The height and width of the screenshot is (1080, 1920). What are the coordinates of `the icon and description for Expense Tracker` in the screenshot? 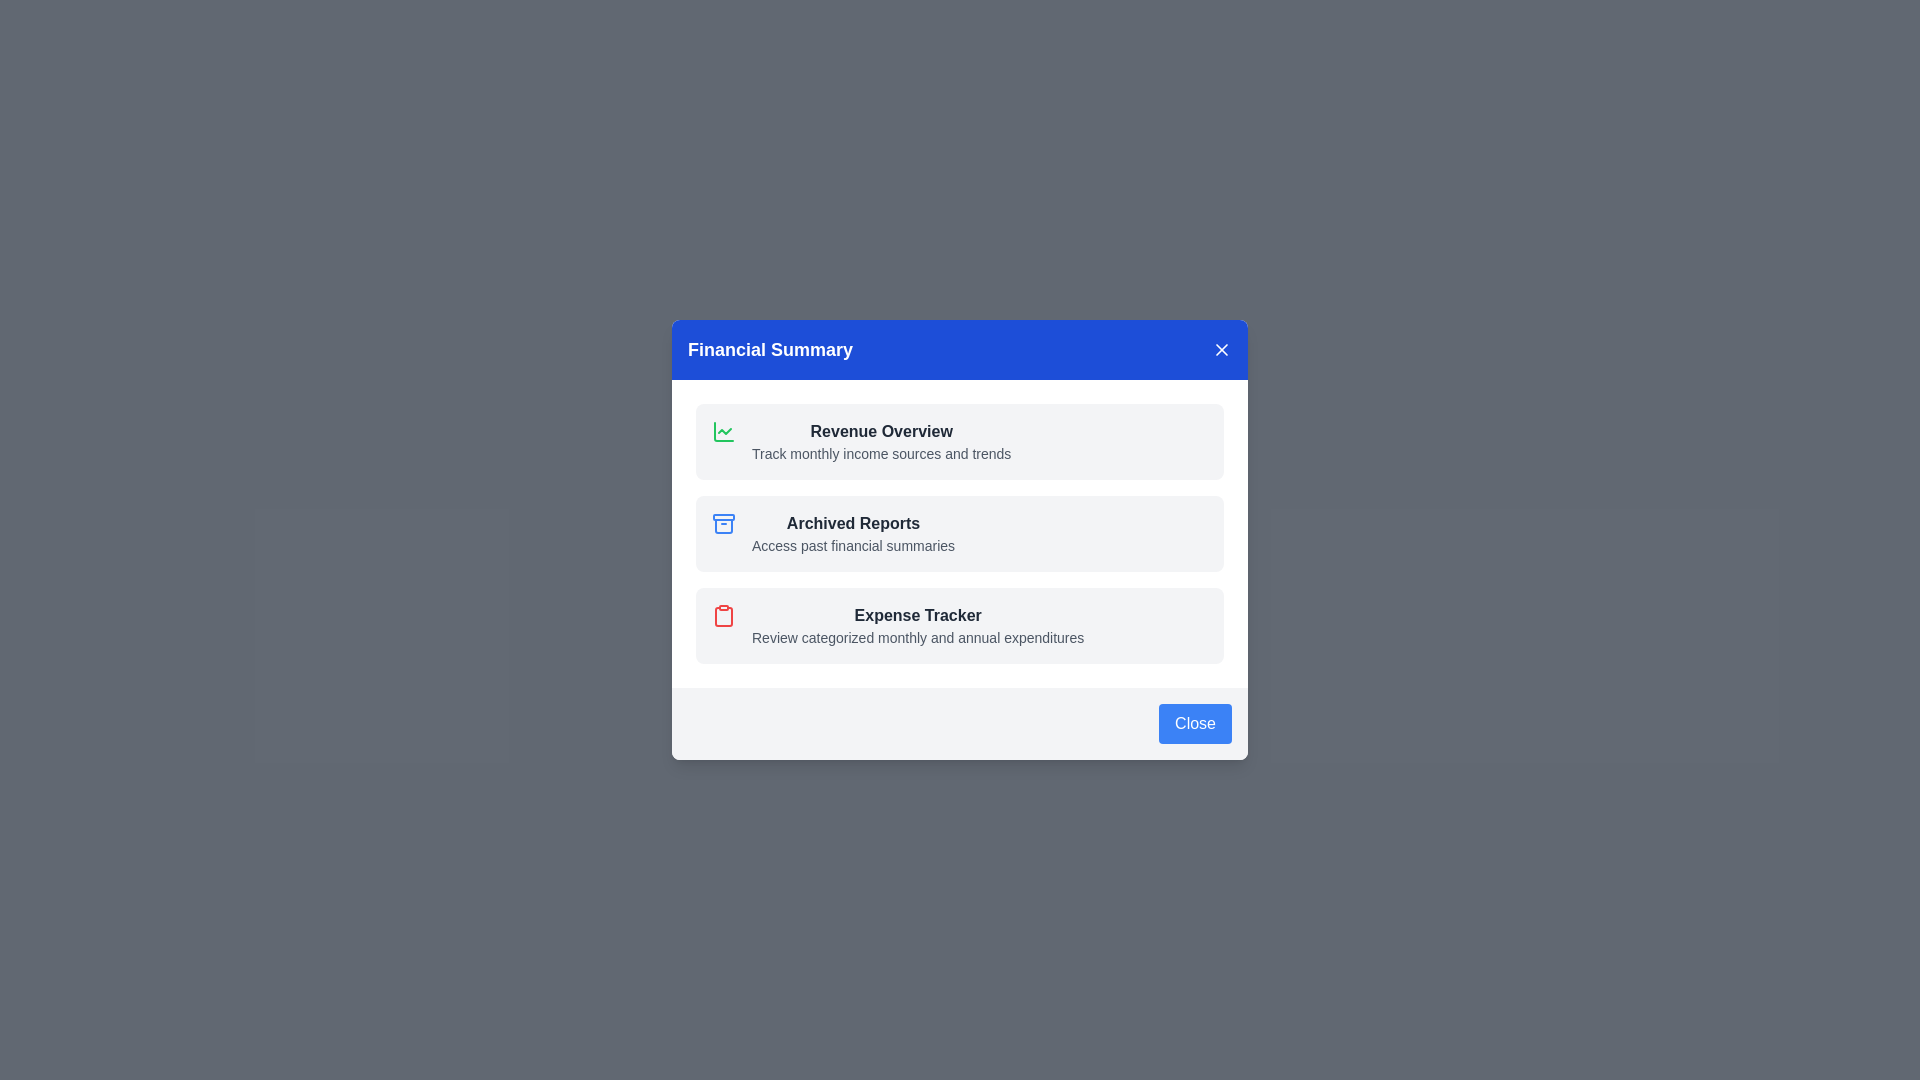 It's located at (723, 615).